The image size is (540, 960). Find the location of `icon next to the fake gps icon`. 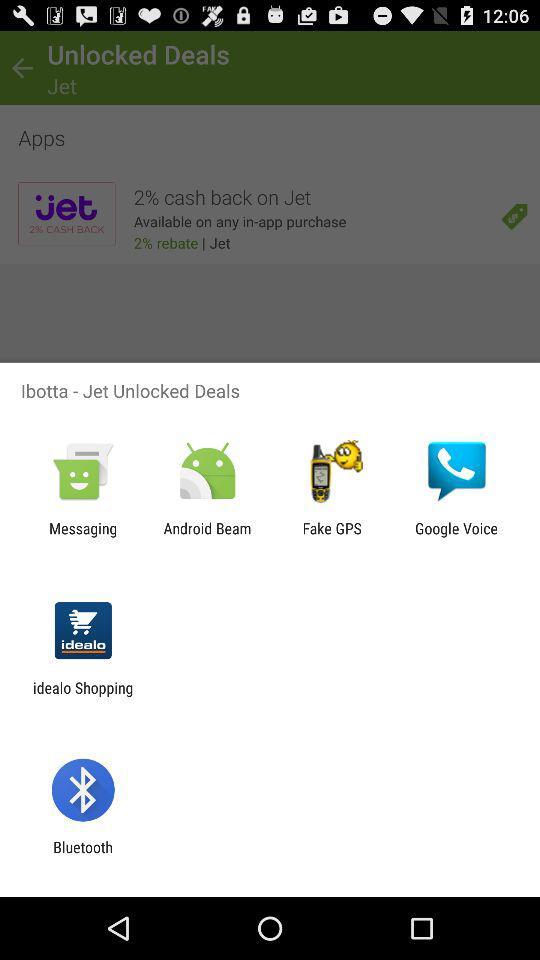

icon next to the fake gps icon is located at coordinates (456, 536).